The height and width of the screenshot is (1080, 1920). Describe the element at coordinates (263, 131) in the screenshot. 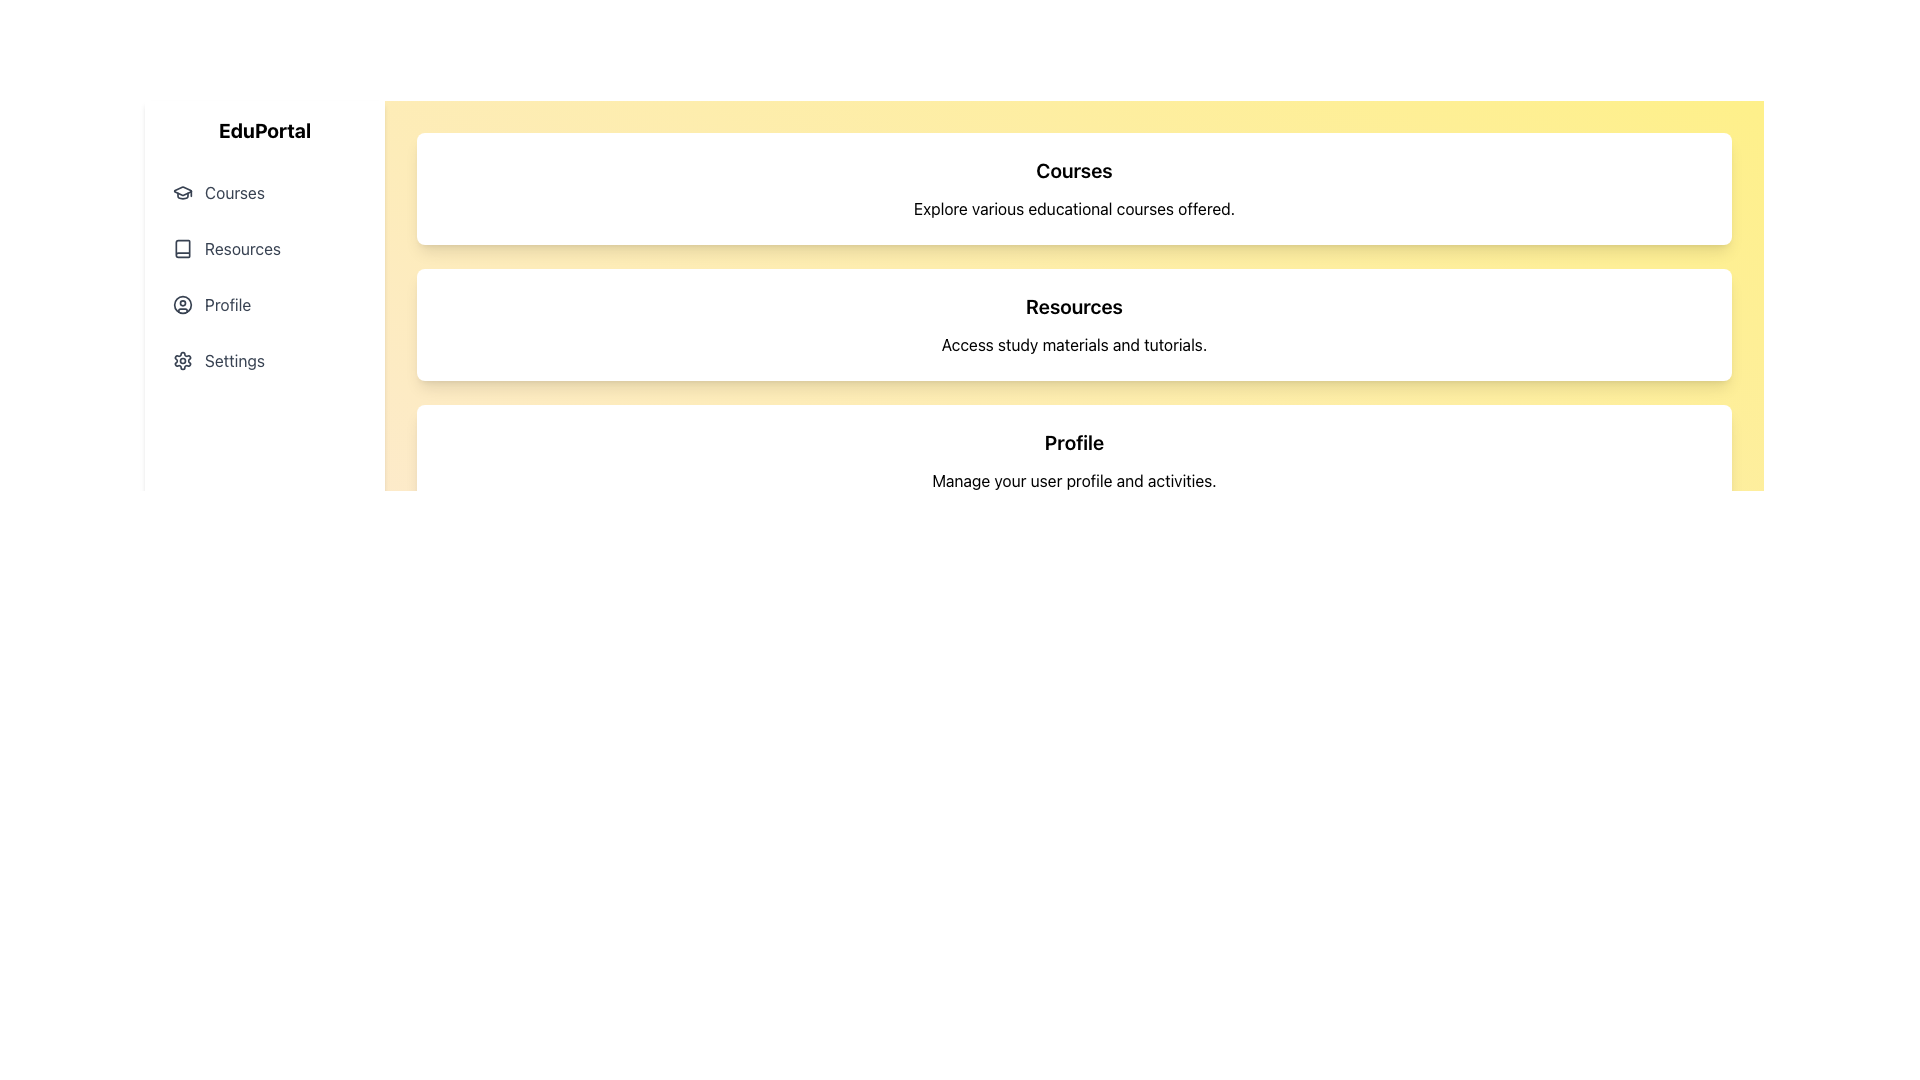

I see `the Text Label at the top of the navigation sidebar, which indicates the name of the application or section it represents` at that location.